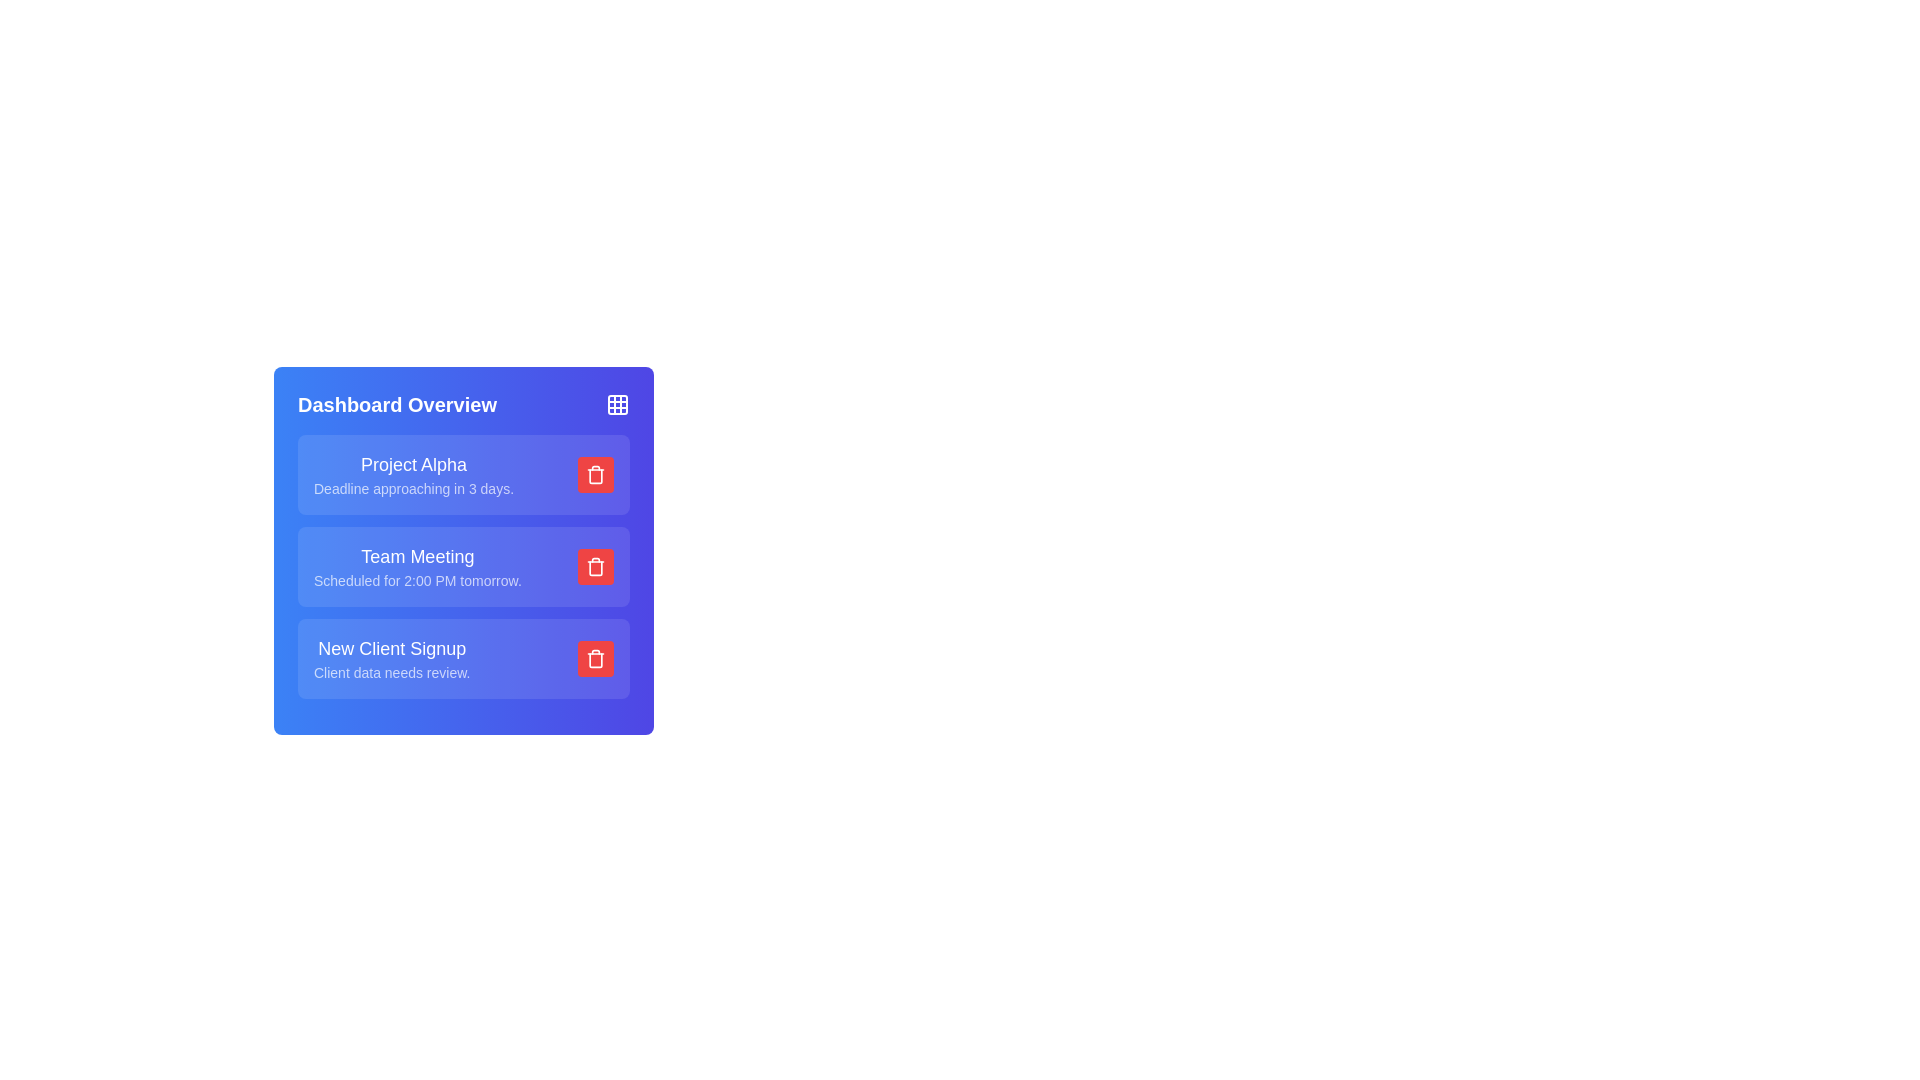  What do you see at coordinates (392, 659) in the screenshot?
I see `the text block that summarizes a task or notification about a new client signup in the Dashboard Overview panel` at bounding box center [392, 659].